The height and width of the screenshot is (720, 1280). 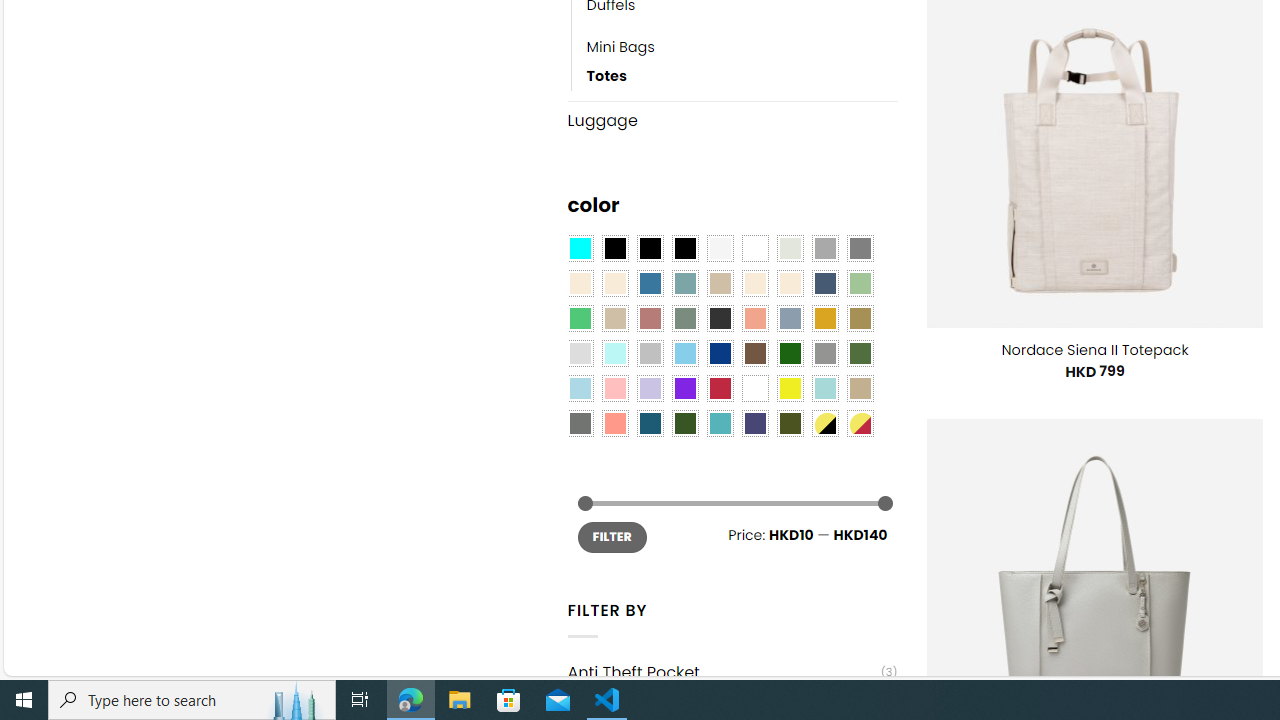 I want to click on 'Pink', so click(x=614, y=388).